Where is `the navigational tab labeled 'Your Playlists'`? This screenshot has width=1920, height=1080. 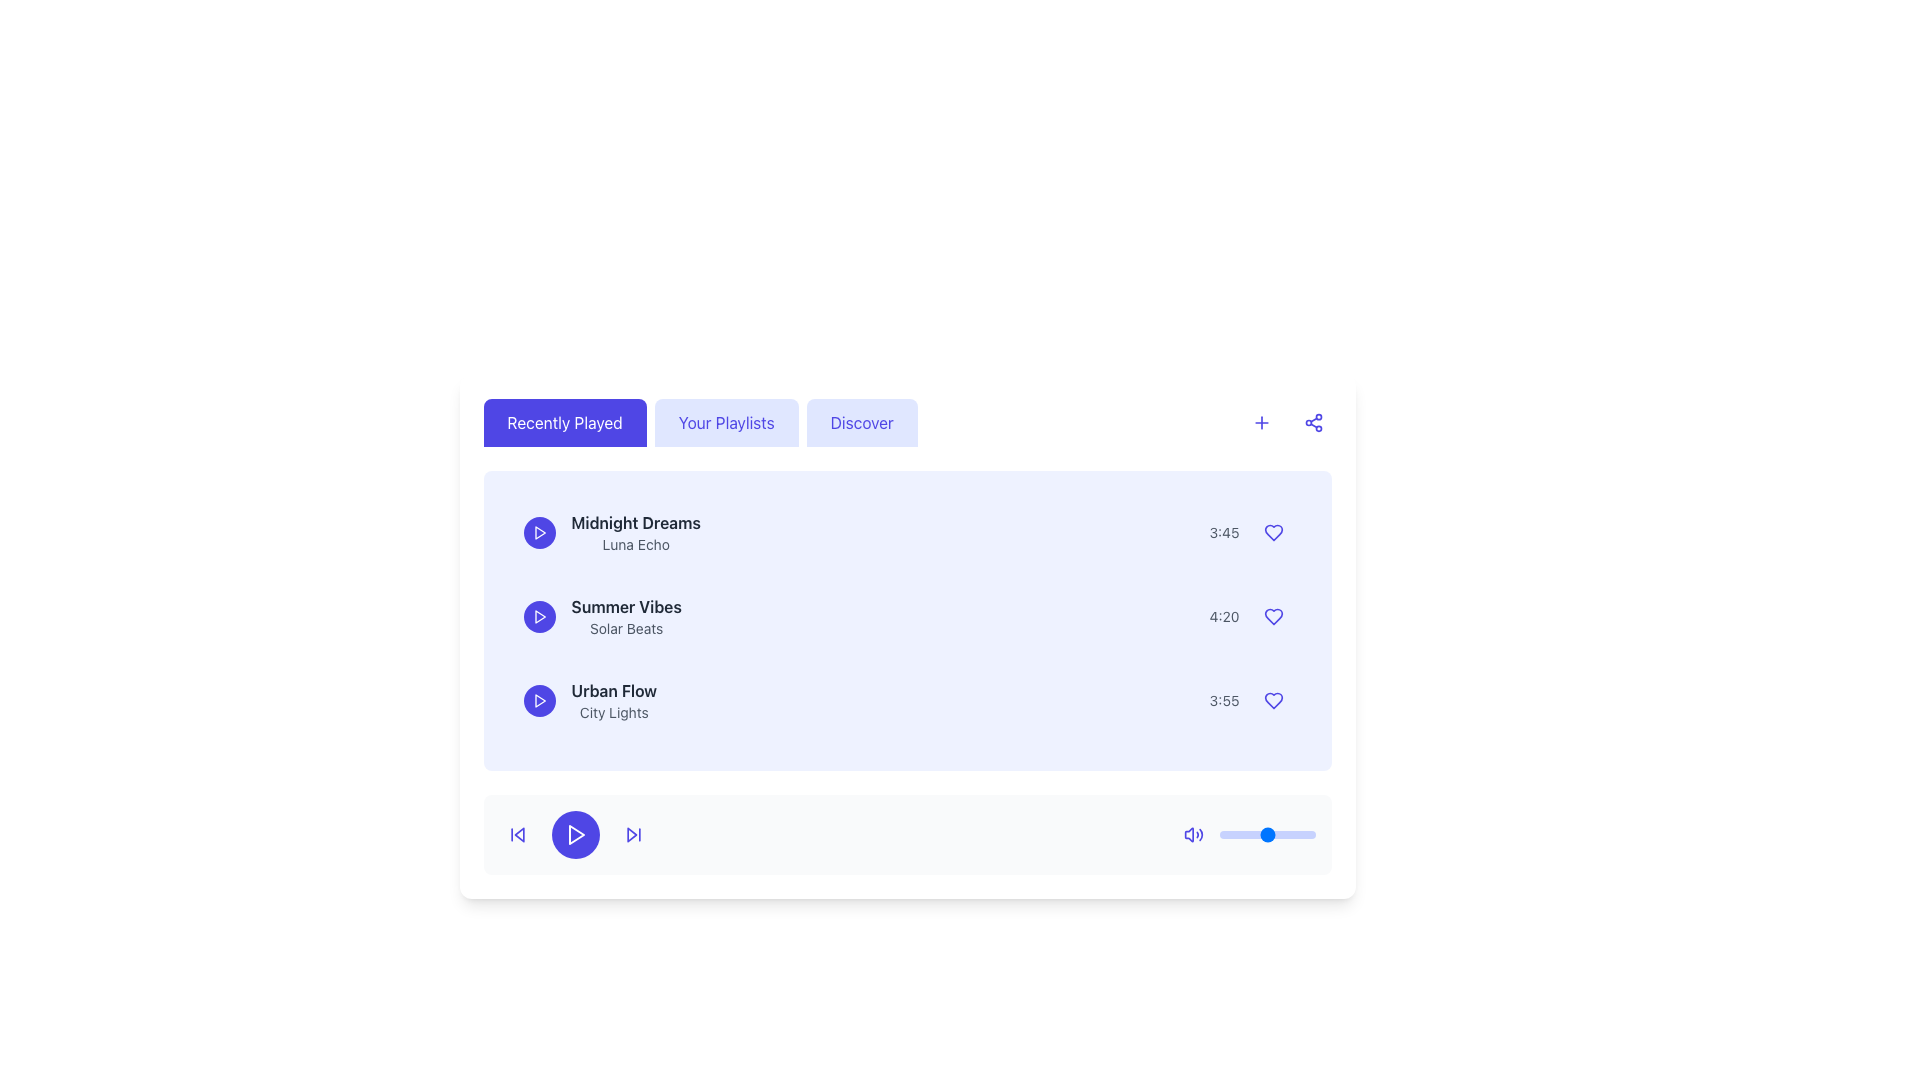
the navigational tab labeled 'Your Playlists' is located at coordinates (700, 422).